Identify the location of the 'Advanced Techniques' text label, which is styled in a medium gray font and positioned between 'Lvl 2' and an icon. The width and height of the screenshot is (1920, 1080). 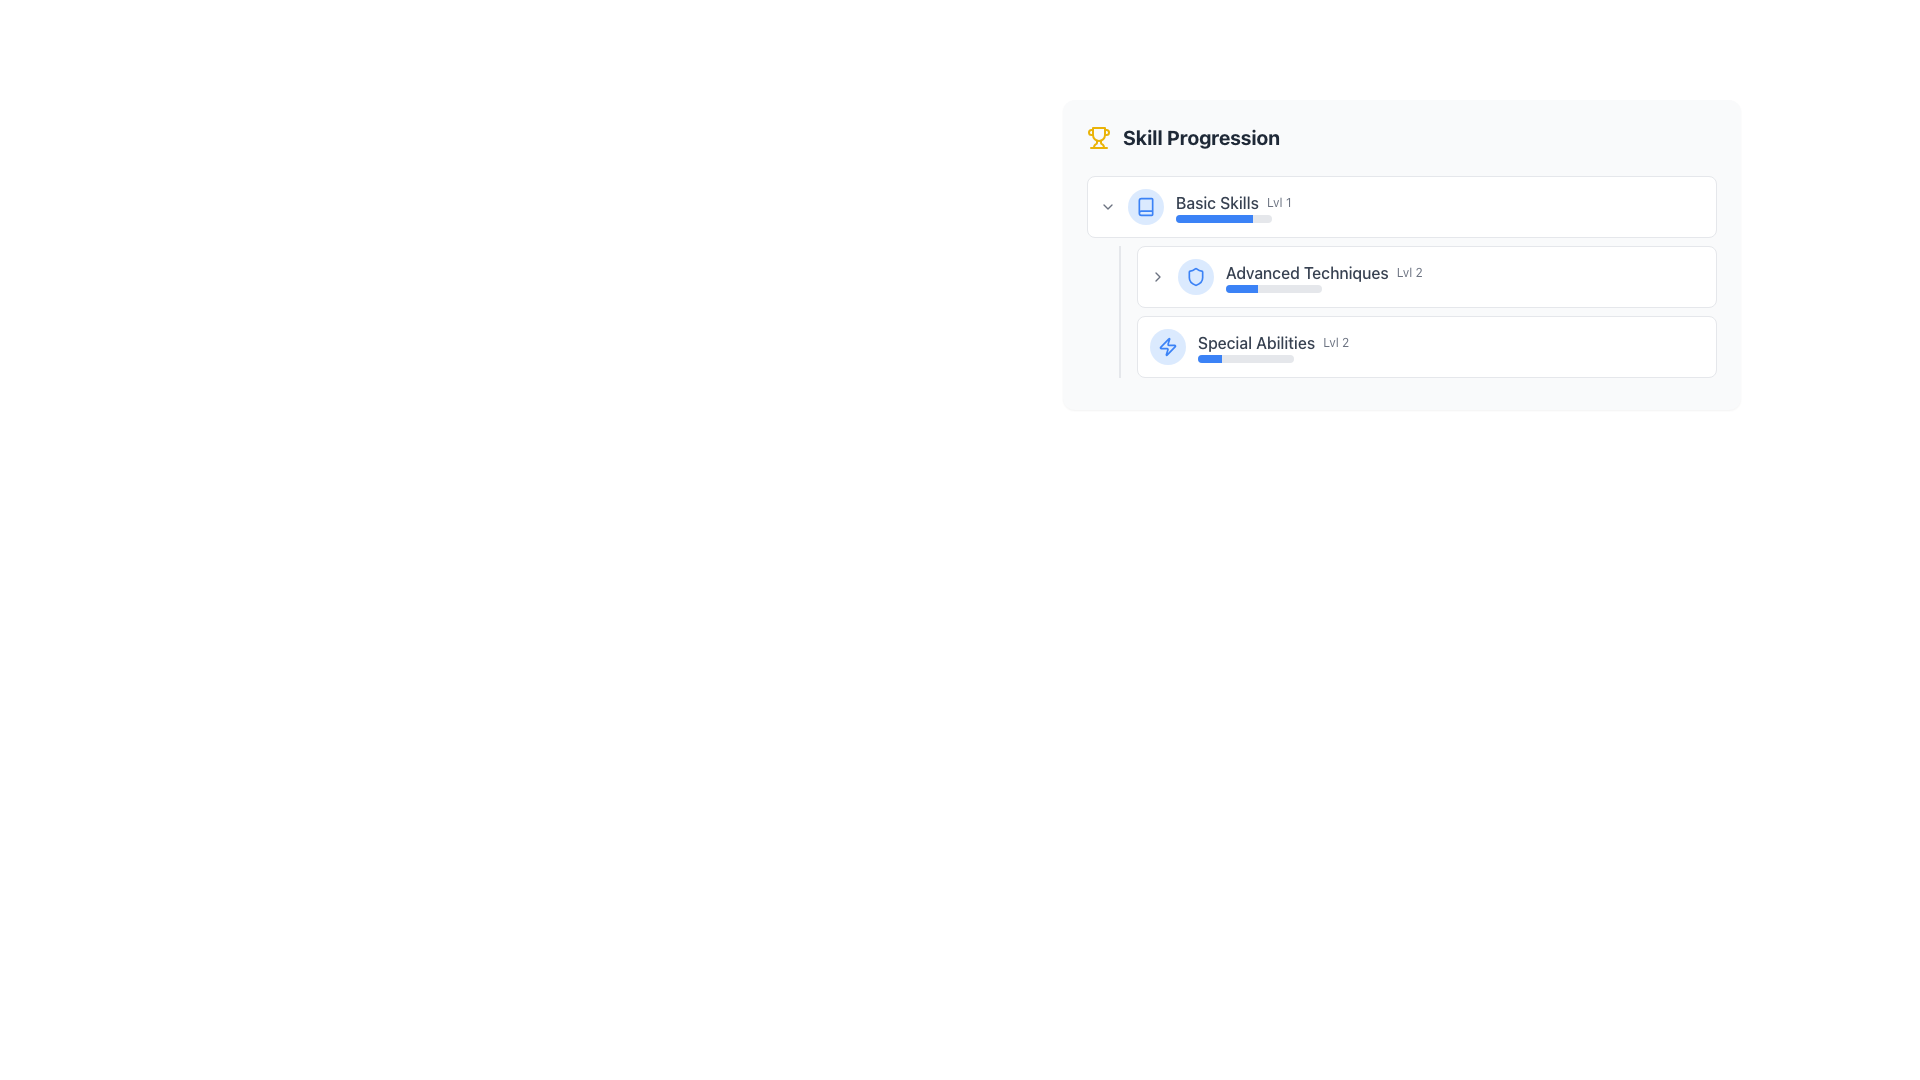
(1307, 273).